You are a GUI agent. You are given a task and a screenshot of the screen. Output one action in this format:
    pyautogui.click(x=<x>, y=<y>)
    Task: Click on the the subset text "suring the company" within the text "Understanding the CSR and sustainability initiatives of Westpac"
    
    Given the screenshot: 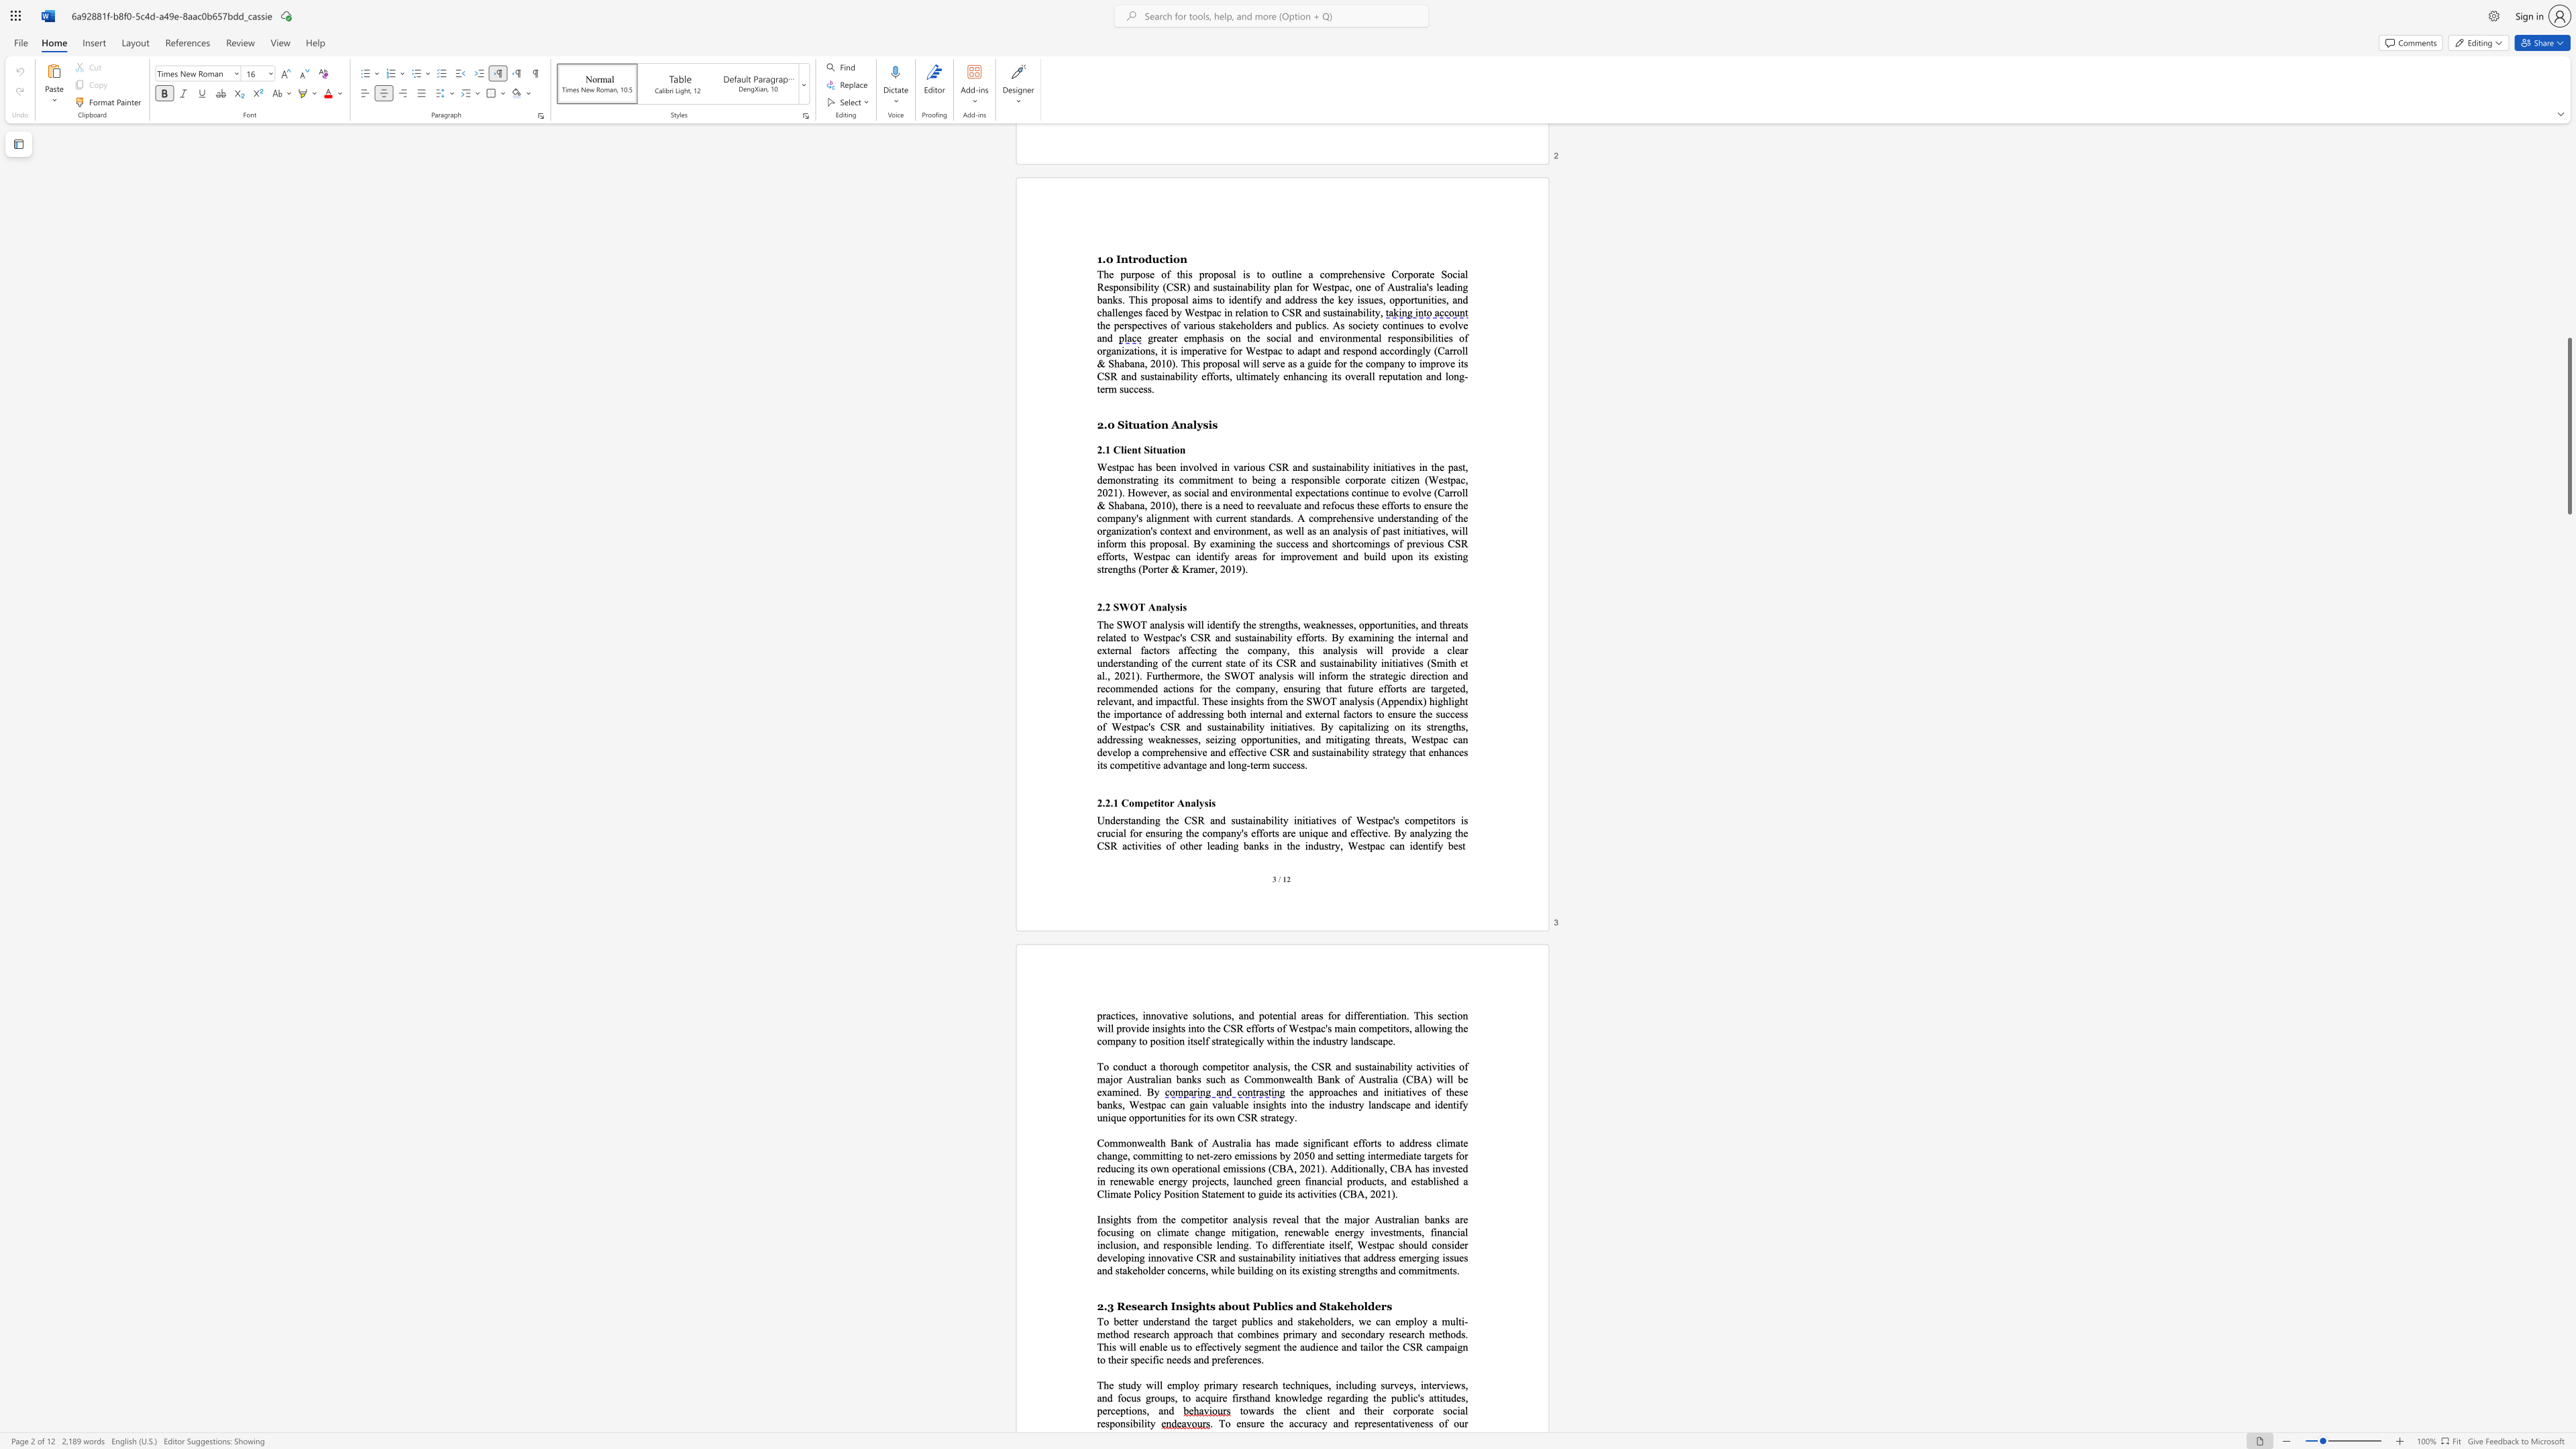 What is the action you would take?
    pyautogui.click(x=1155, y=832)
    